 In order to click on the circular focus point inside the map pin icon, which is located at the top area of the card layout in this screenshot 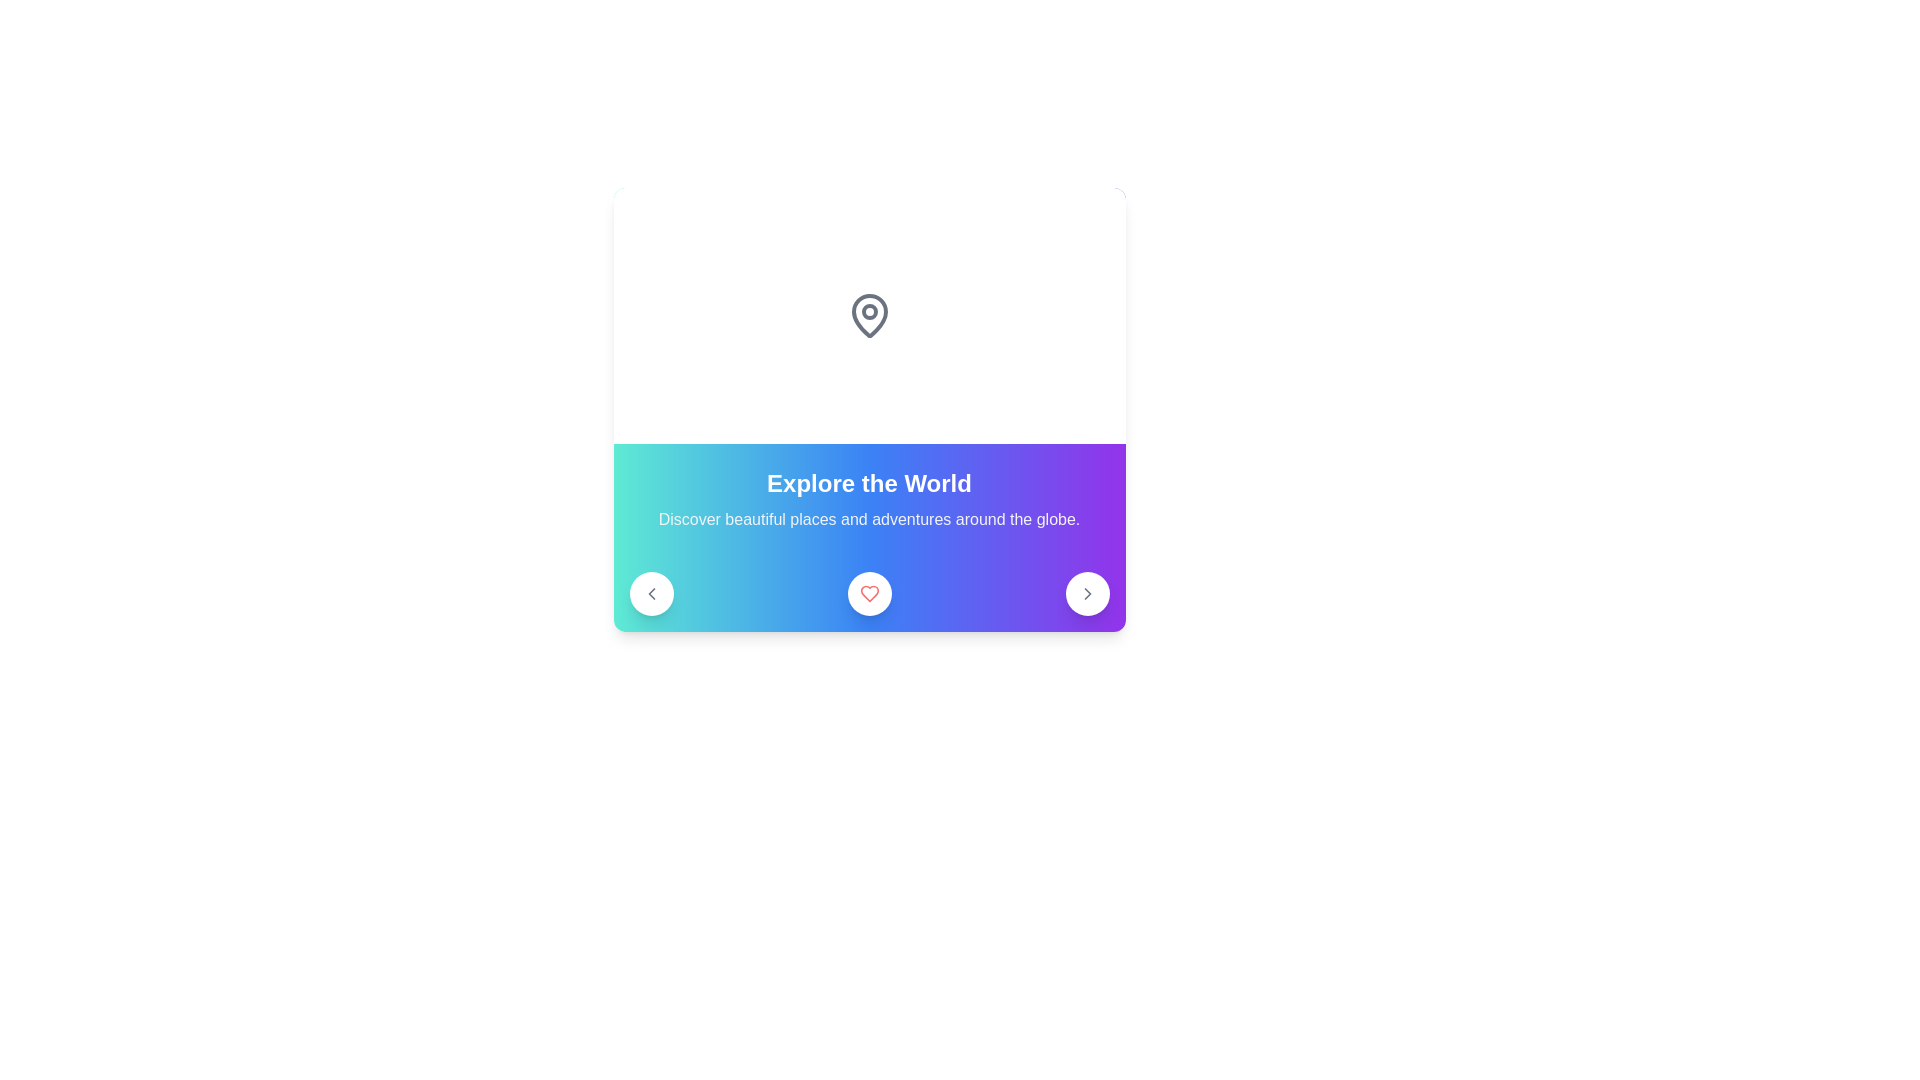, I will do `click(869, 312)`.